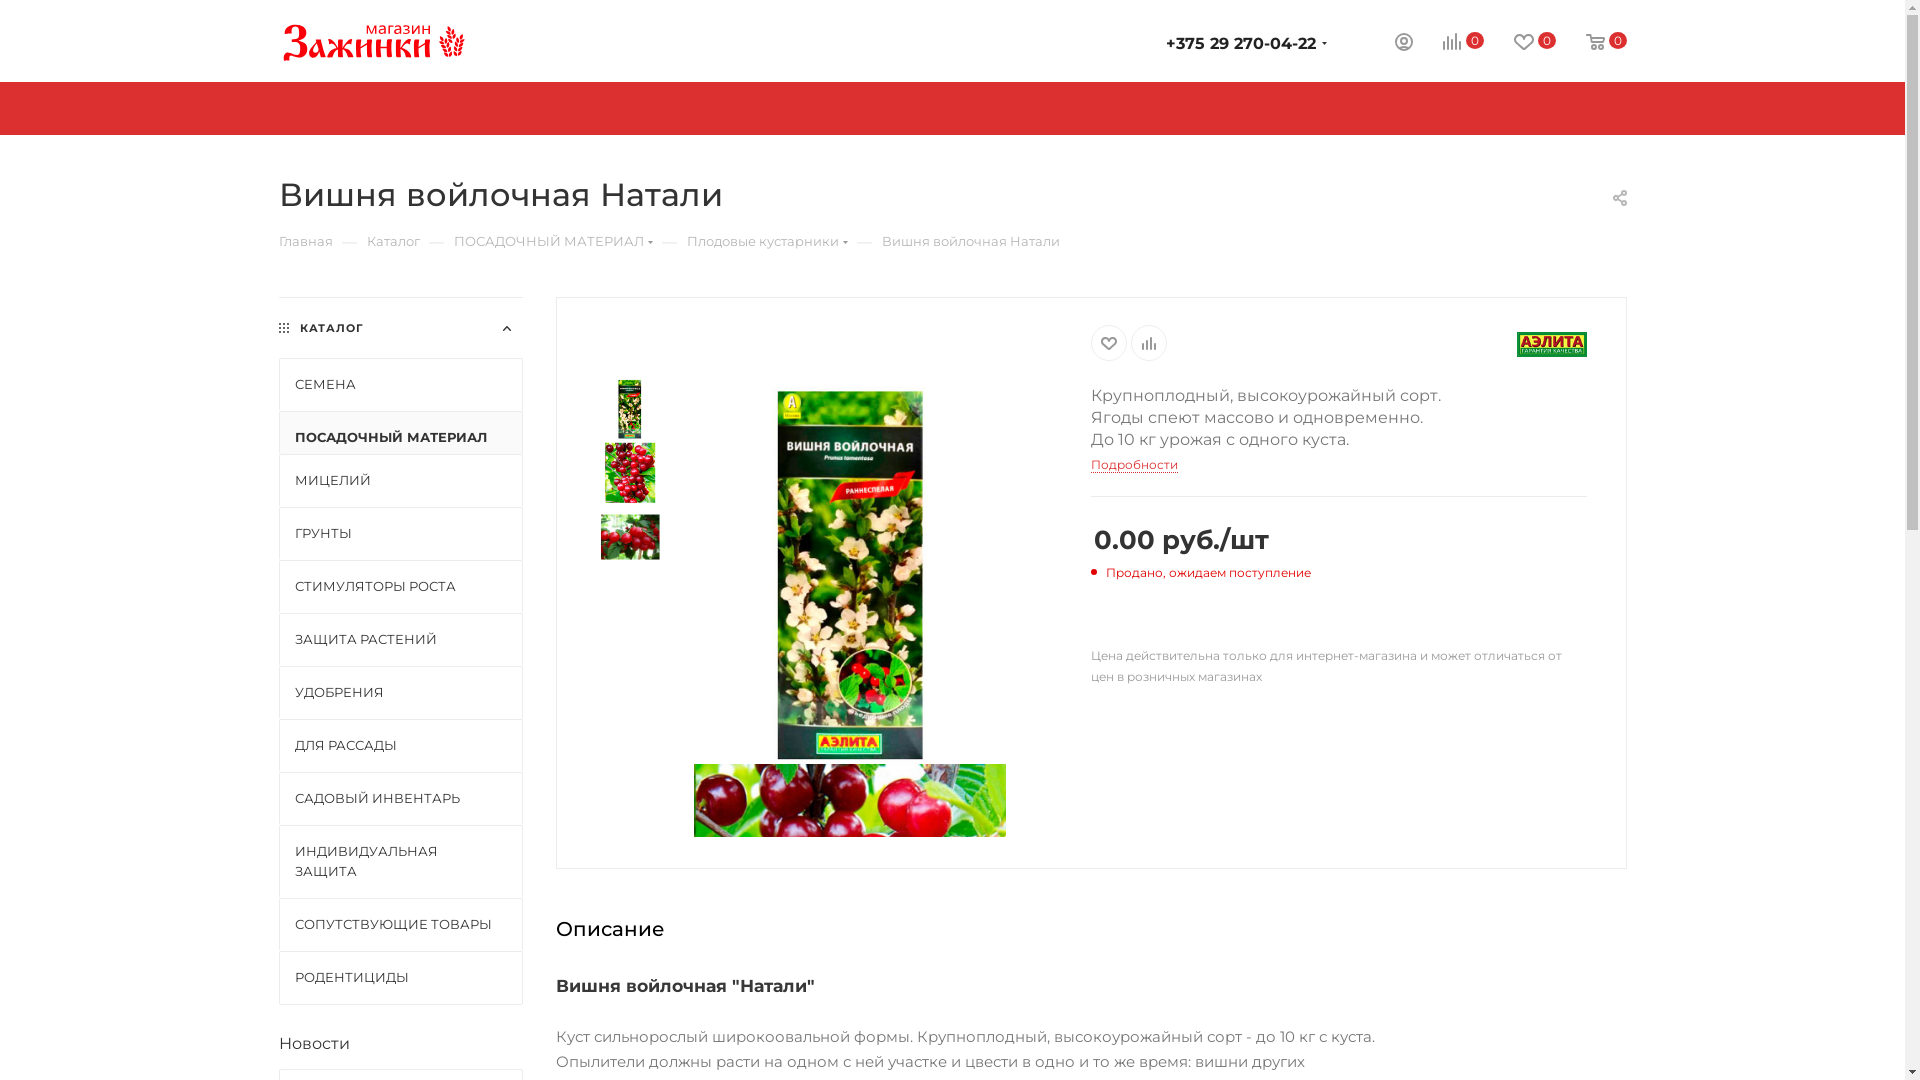 Image resolution: width=1920 pixels, height=1080 pixels. What do you see at coordinates (1240, 43) in the screenshot?
I see `'+375 29 270-04-22'` at bounding box center [1240, 43].